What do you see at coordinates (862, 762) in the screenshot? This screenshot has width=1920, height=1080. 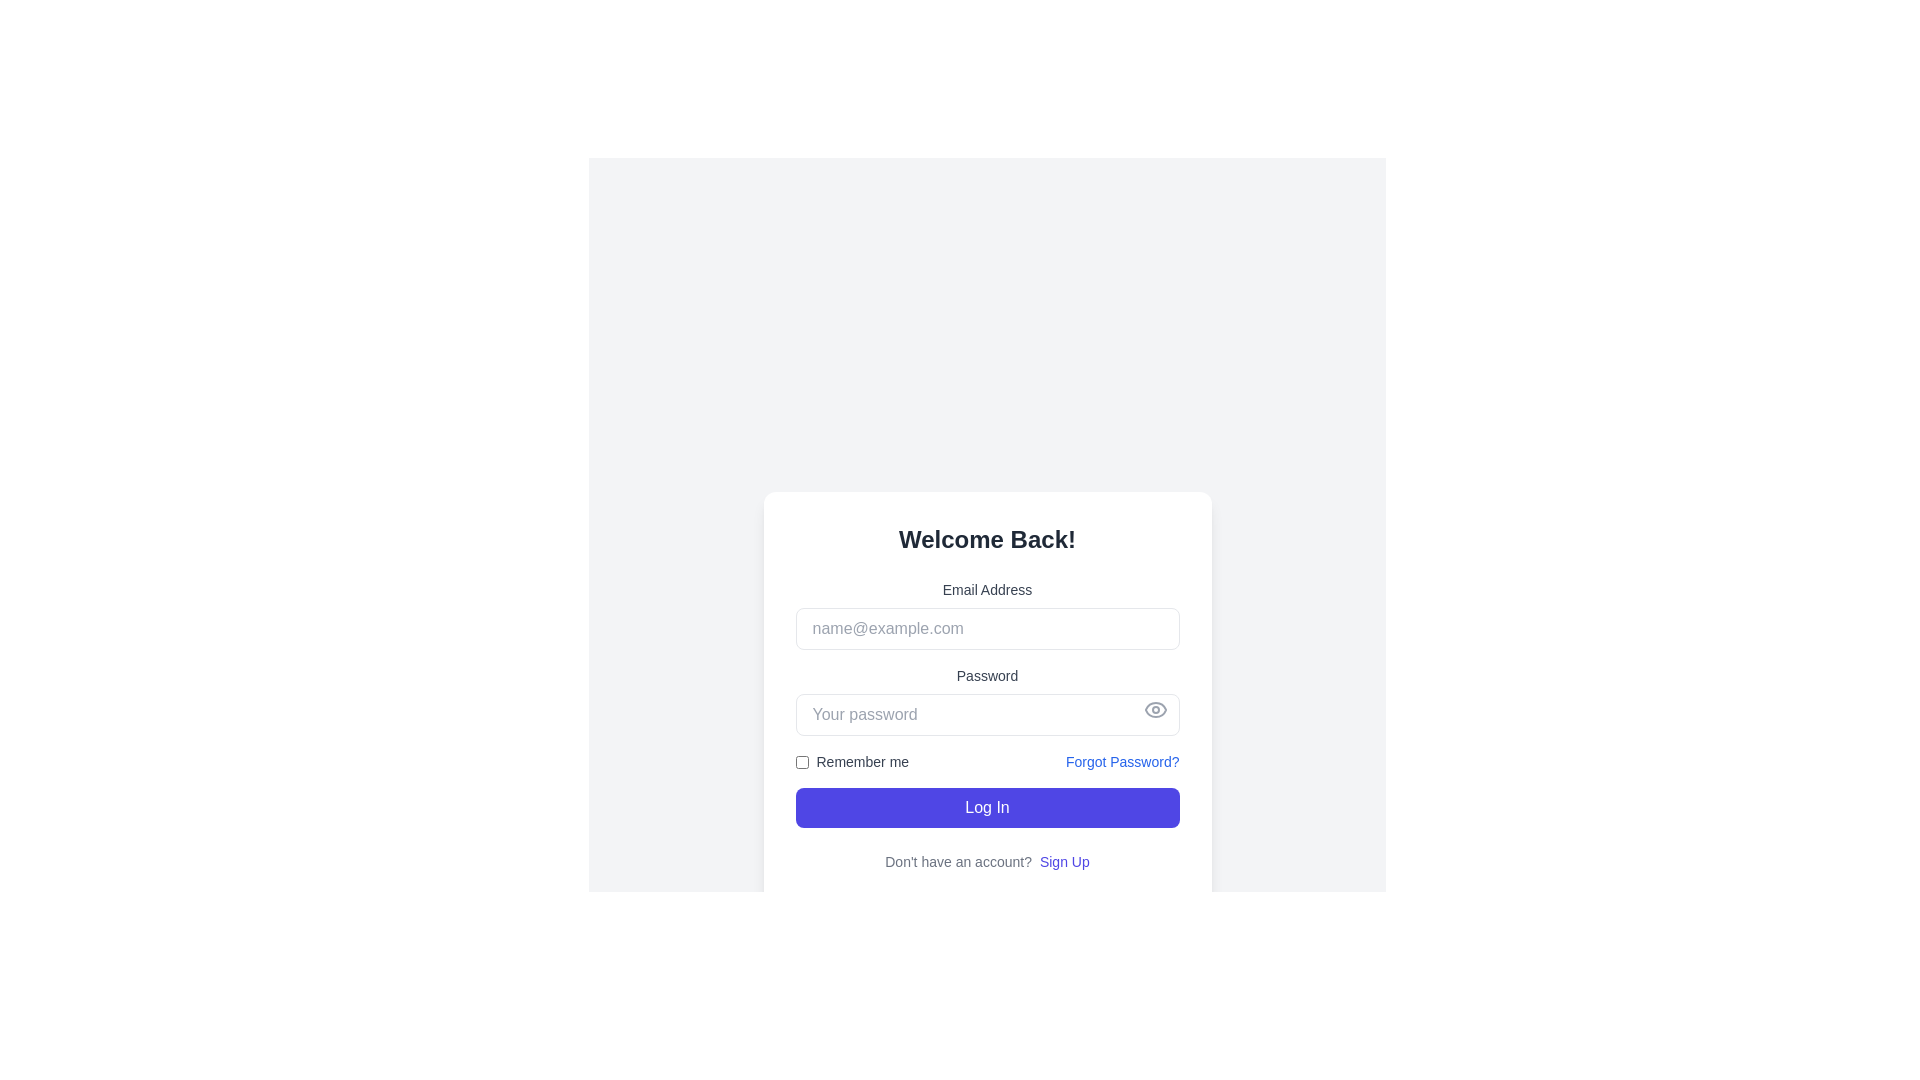 I see `the text label that indicates the function of the adjacent checkbox for remembering login credentials` at bounding box center [862, 762].